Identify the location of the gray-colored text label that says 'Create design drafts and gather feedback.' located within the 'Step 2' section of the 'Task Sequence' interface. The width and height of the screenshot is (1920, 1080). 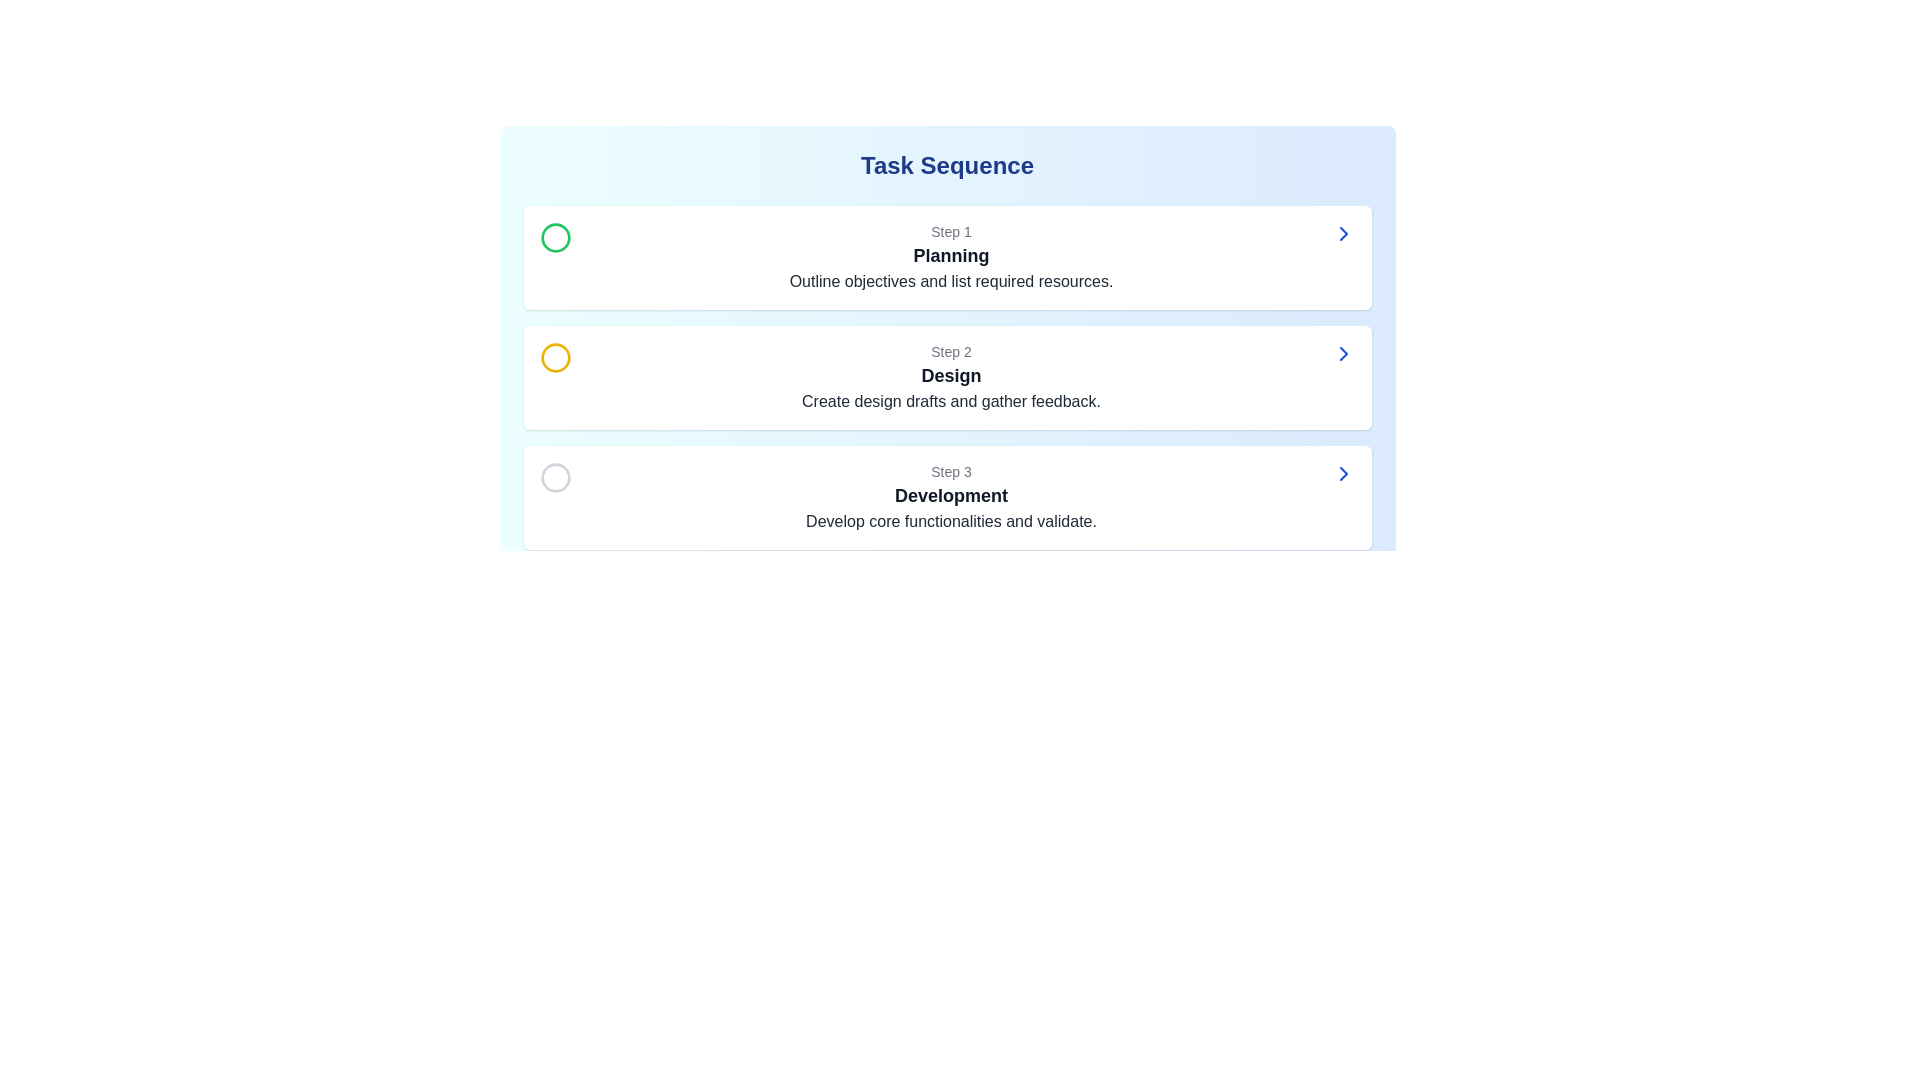
(950, 401).